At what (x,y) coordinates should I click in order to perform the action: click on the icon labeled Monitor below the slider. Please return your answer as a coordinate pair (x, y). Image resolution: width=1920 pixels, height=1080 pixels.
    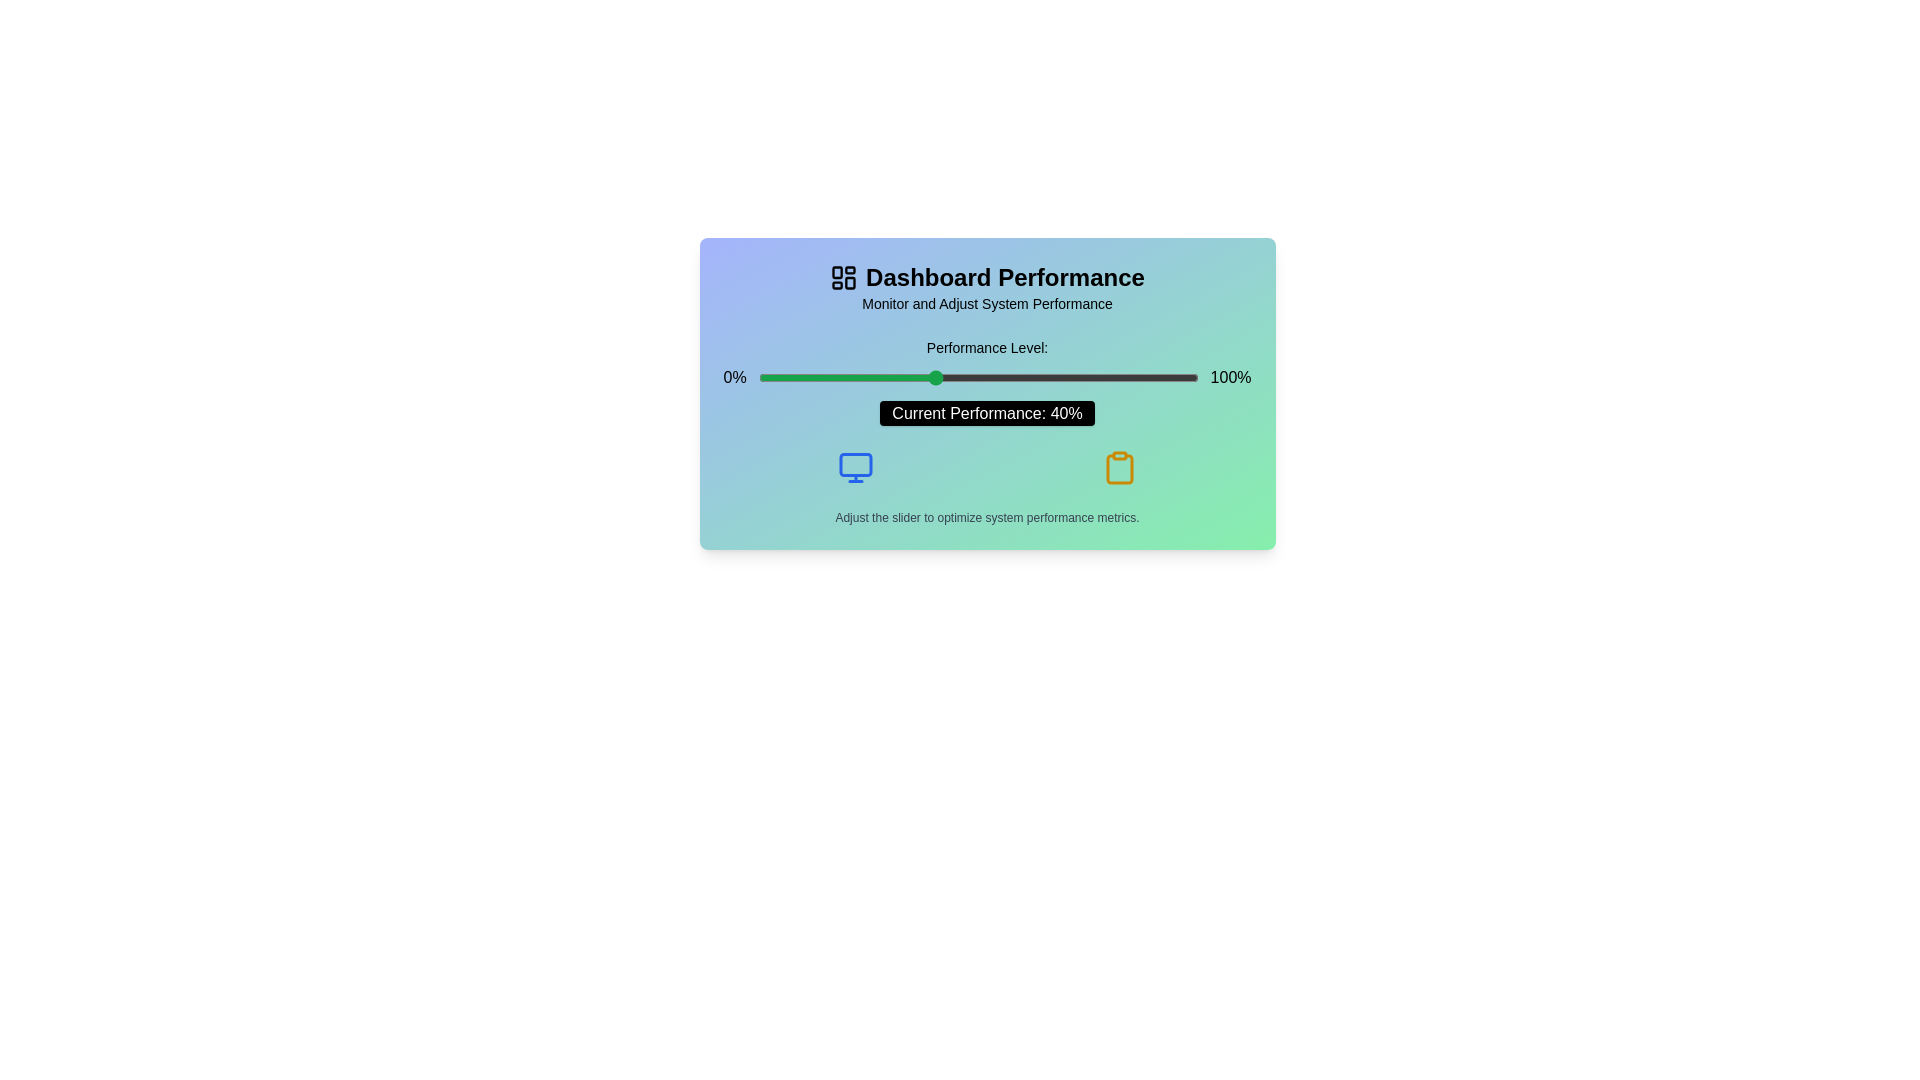
    Looking at the image, I should click on (855, 467).